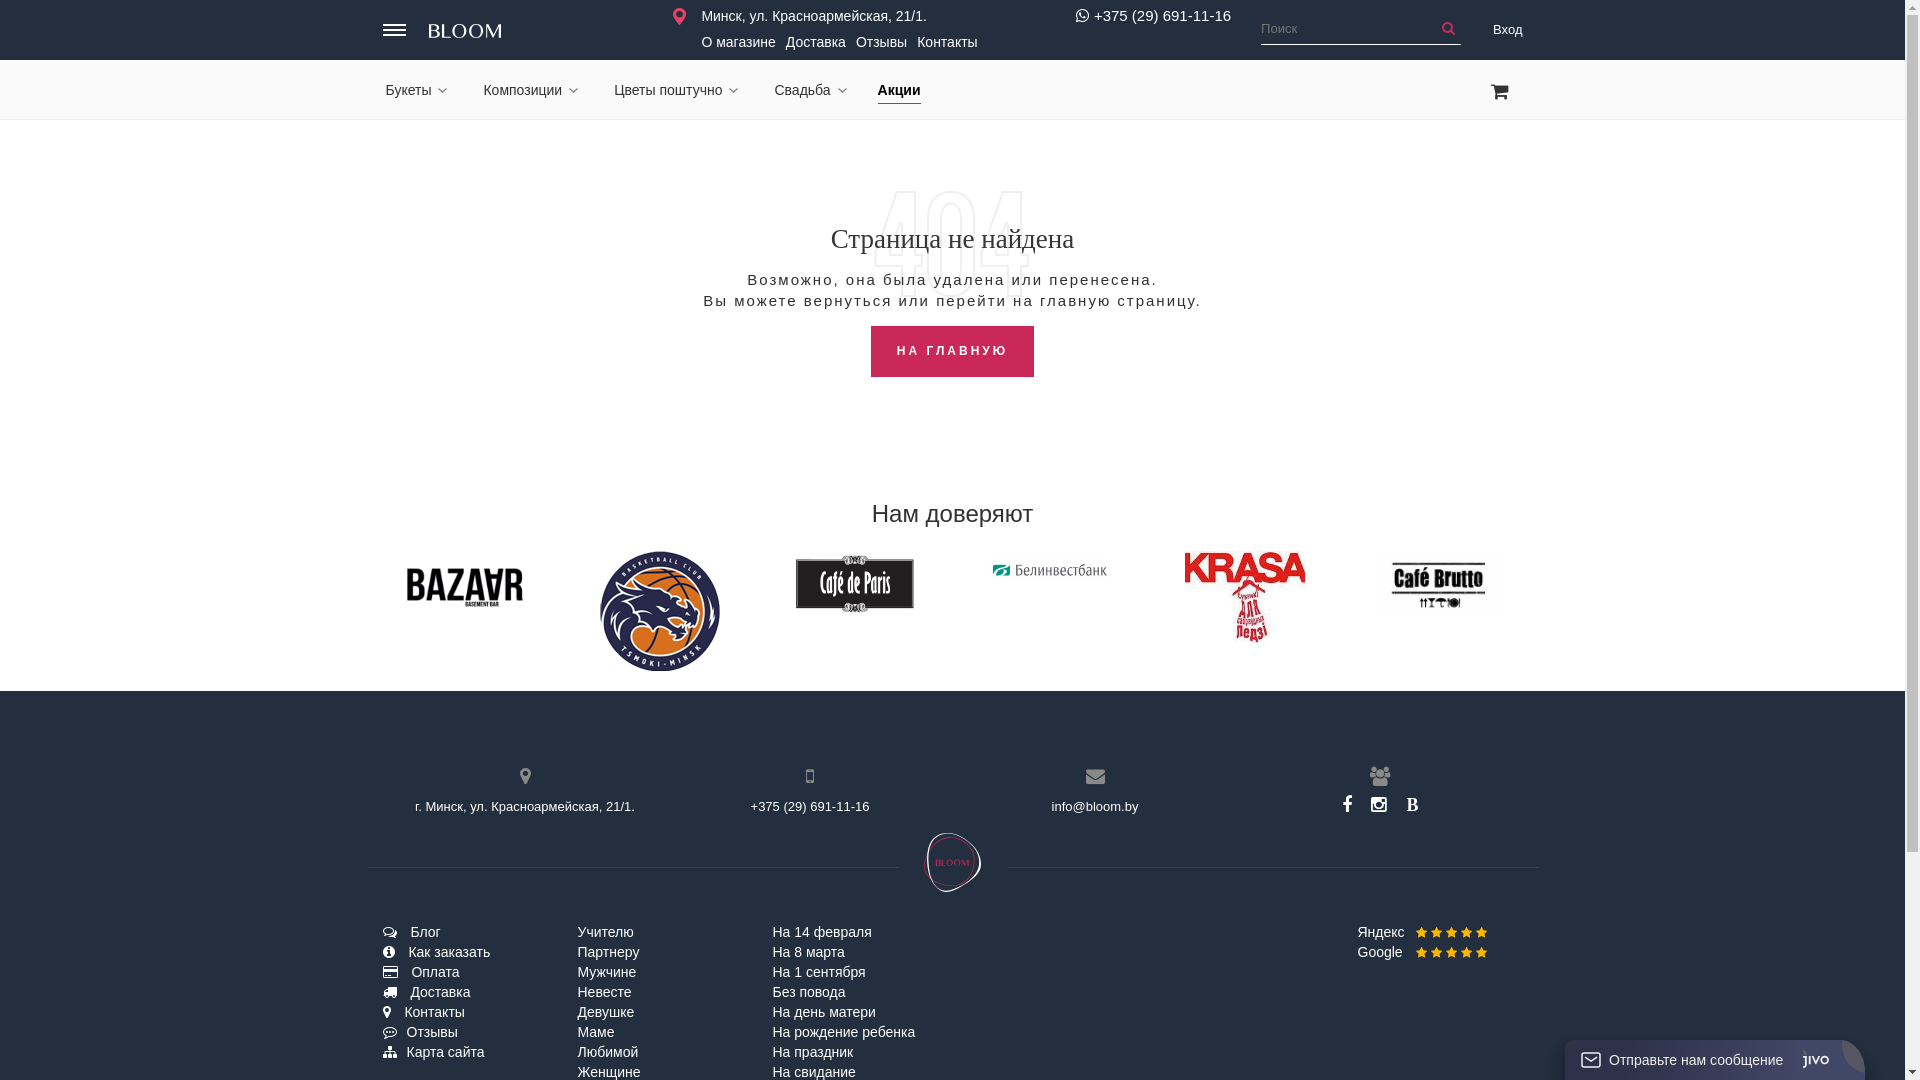 Image resolution: width=1920 pixels, height=1080 pixels. What do you see at coordinates (1094, 805) in the screenshot?
I see `'info@bloom.by'` at bounding box center [1094, 805].